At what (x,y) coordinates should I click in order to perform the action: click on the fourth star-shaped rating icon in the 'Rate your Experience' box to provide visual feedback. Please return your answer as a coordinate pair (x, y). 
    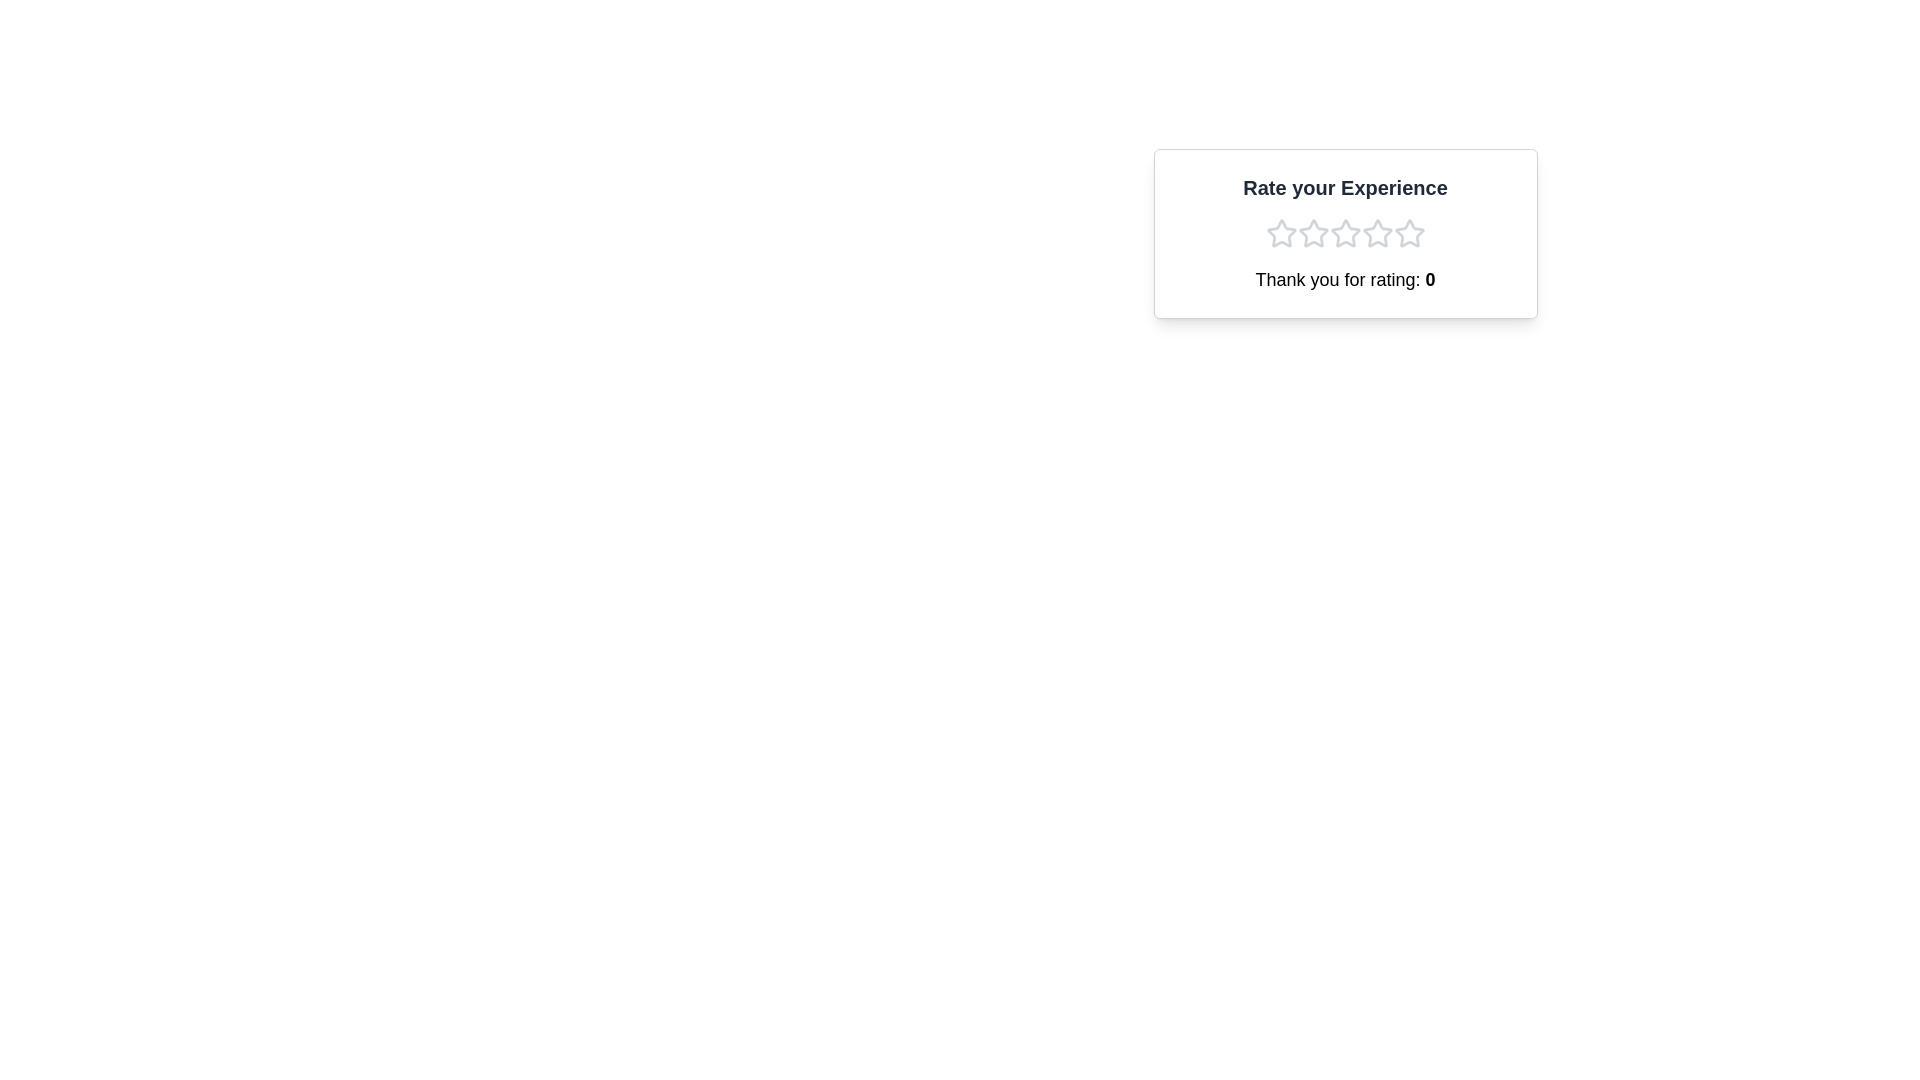
    Looking at the image, I should click on (1345, 233).